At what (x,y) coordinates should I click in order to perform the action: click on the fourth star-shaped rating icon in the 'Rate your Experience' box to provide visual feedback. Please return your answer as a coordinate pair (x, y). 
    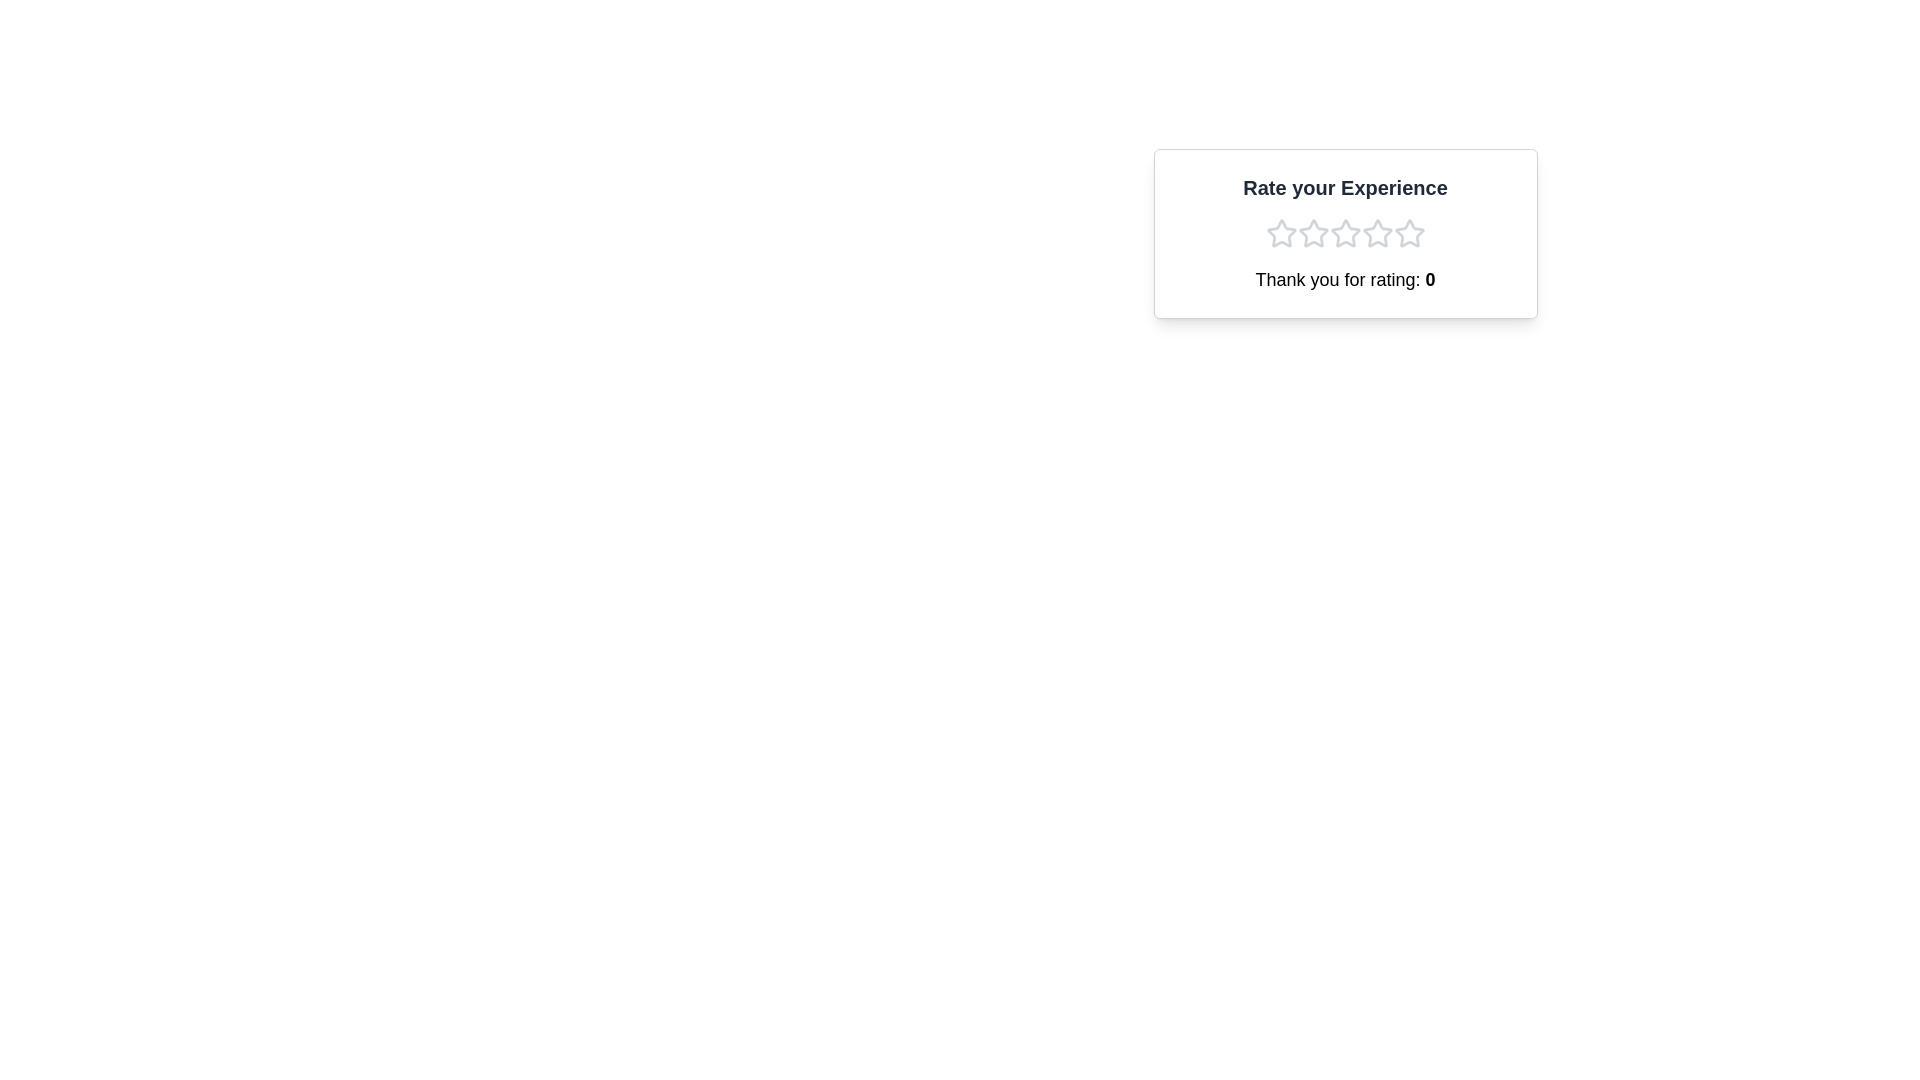
    Looking at the image, I should click on (1345, 233).